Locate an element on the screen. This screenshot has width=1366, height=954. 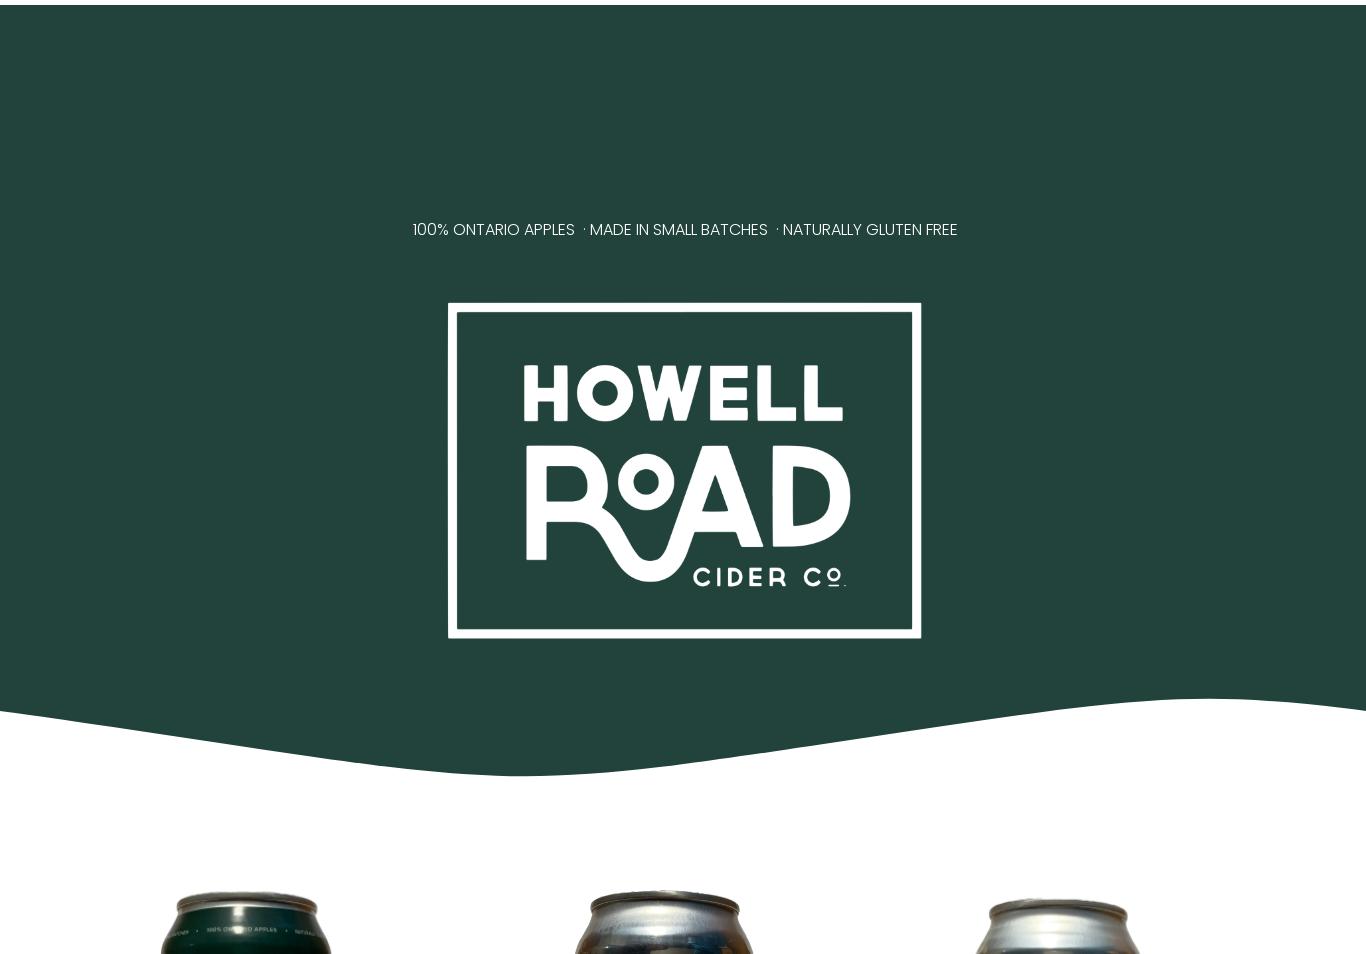
'Sustainable Farming' is located at coordinates (376, 143).